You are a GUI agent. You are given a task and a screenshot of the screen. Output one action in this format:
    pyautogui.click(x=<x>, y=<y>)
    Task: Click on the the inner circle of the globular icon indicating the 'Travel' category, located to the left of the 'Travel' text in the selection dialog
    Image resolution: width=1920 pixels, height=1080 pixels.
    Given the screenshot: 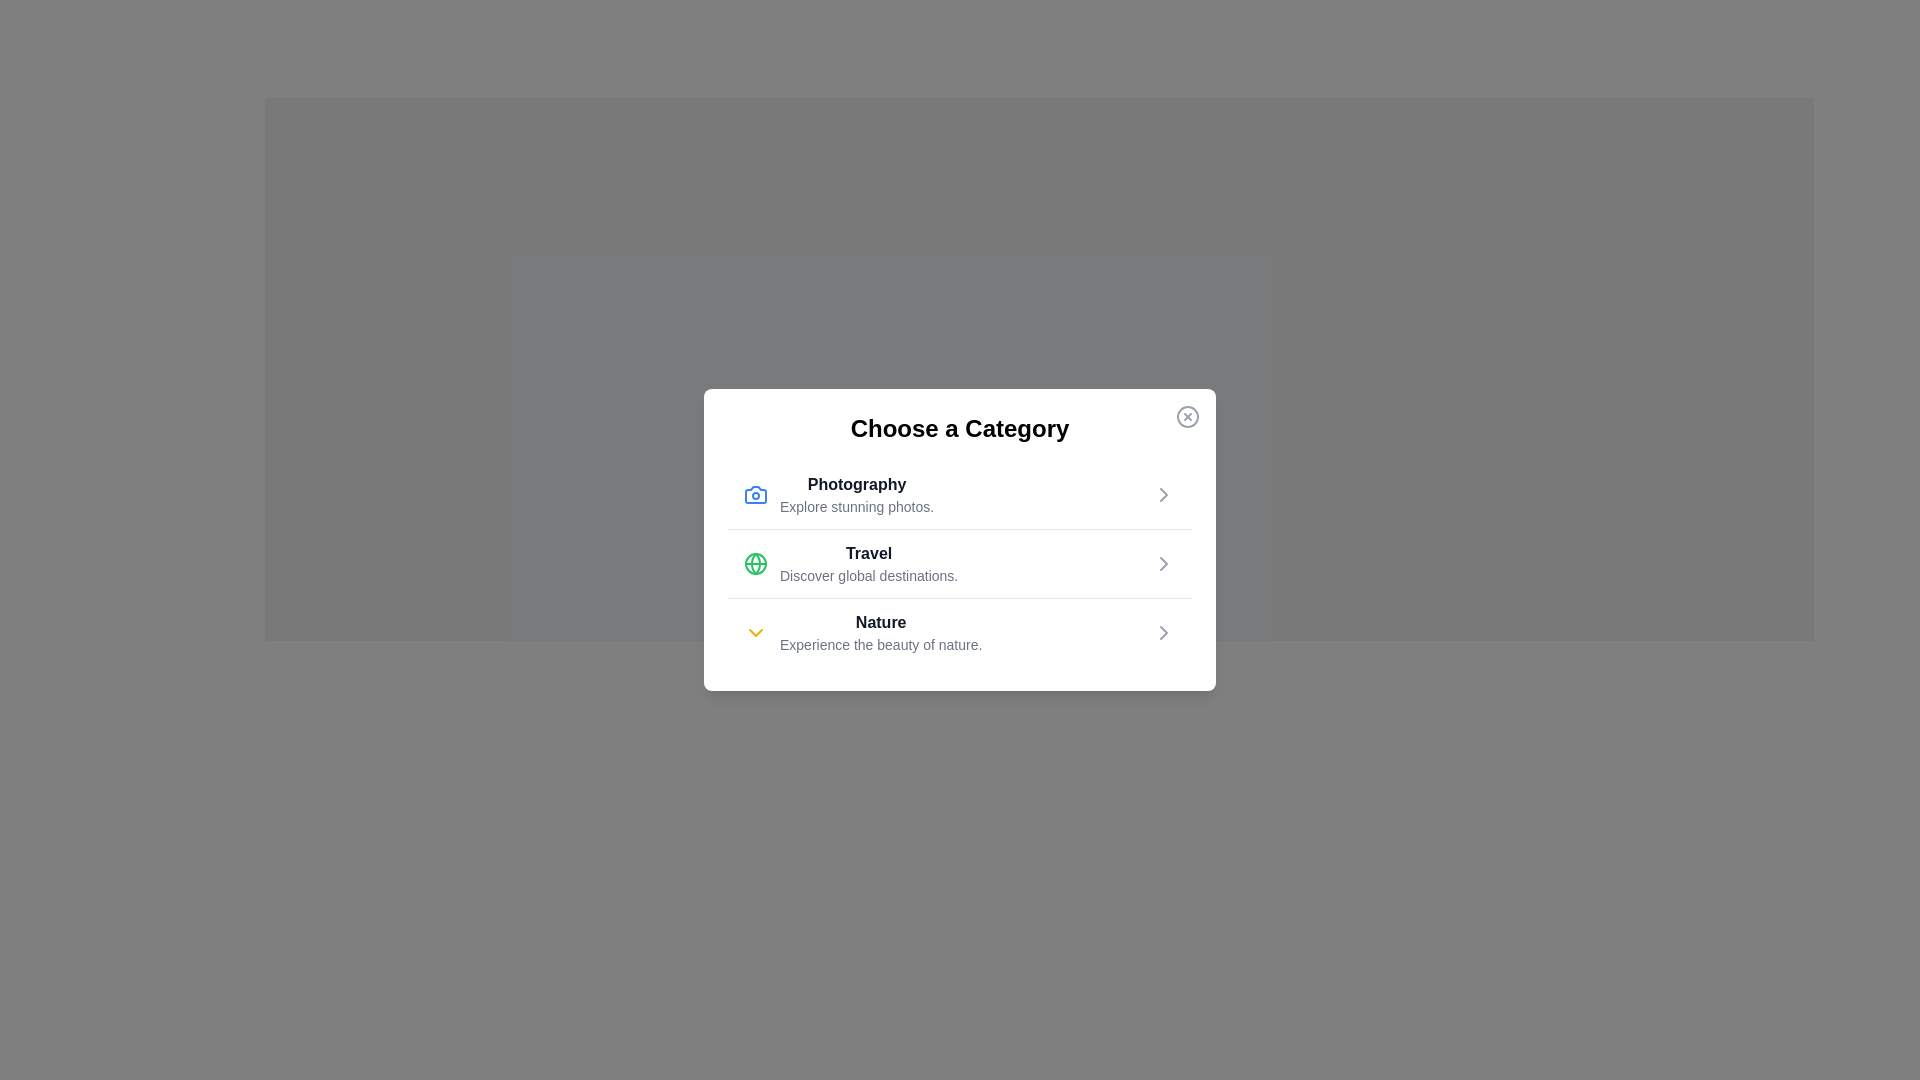 What is the action you would take?
    pyautogui.click(x=754, y=563)
    